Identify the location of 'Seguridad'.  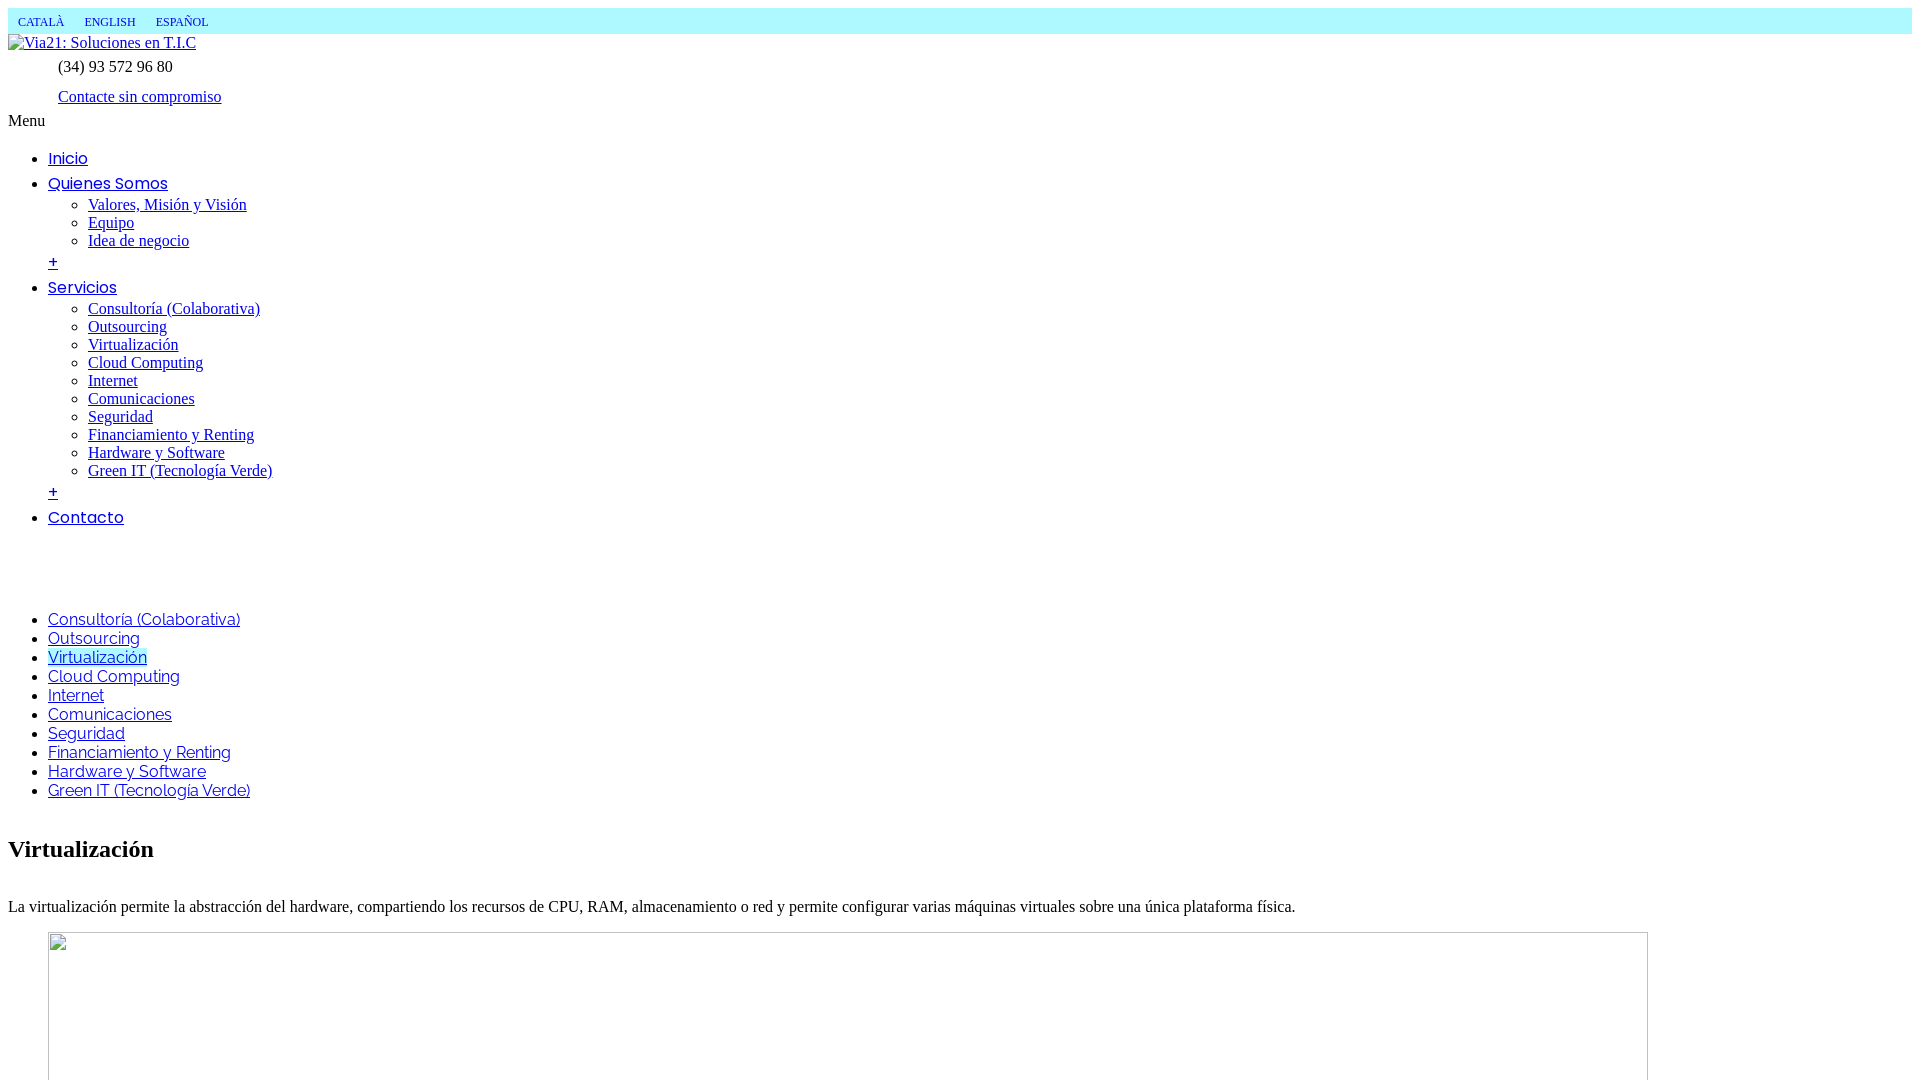
(85, 733).